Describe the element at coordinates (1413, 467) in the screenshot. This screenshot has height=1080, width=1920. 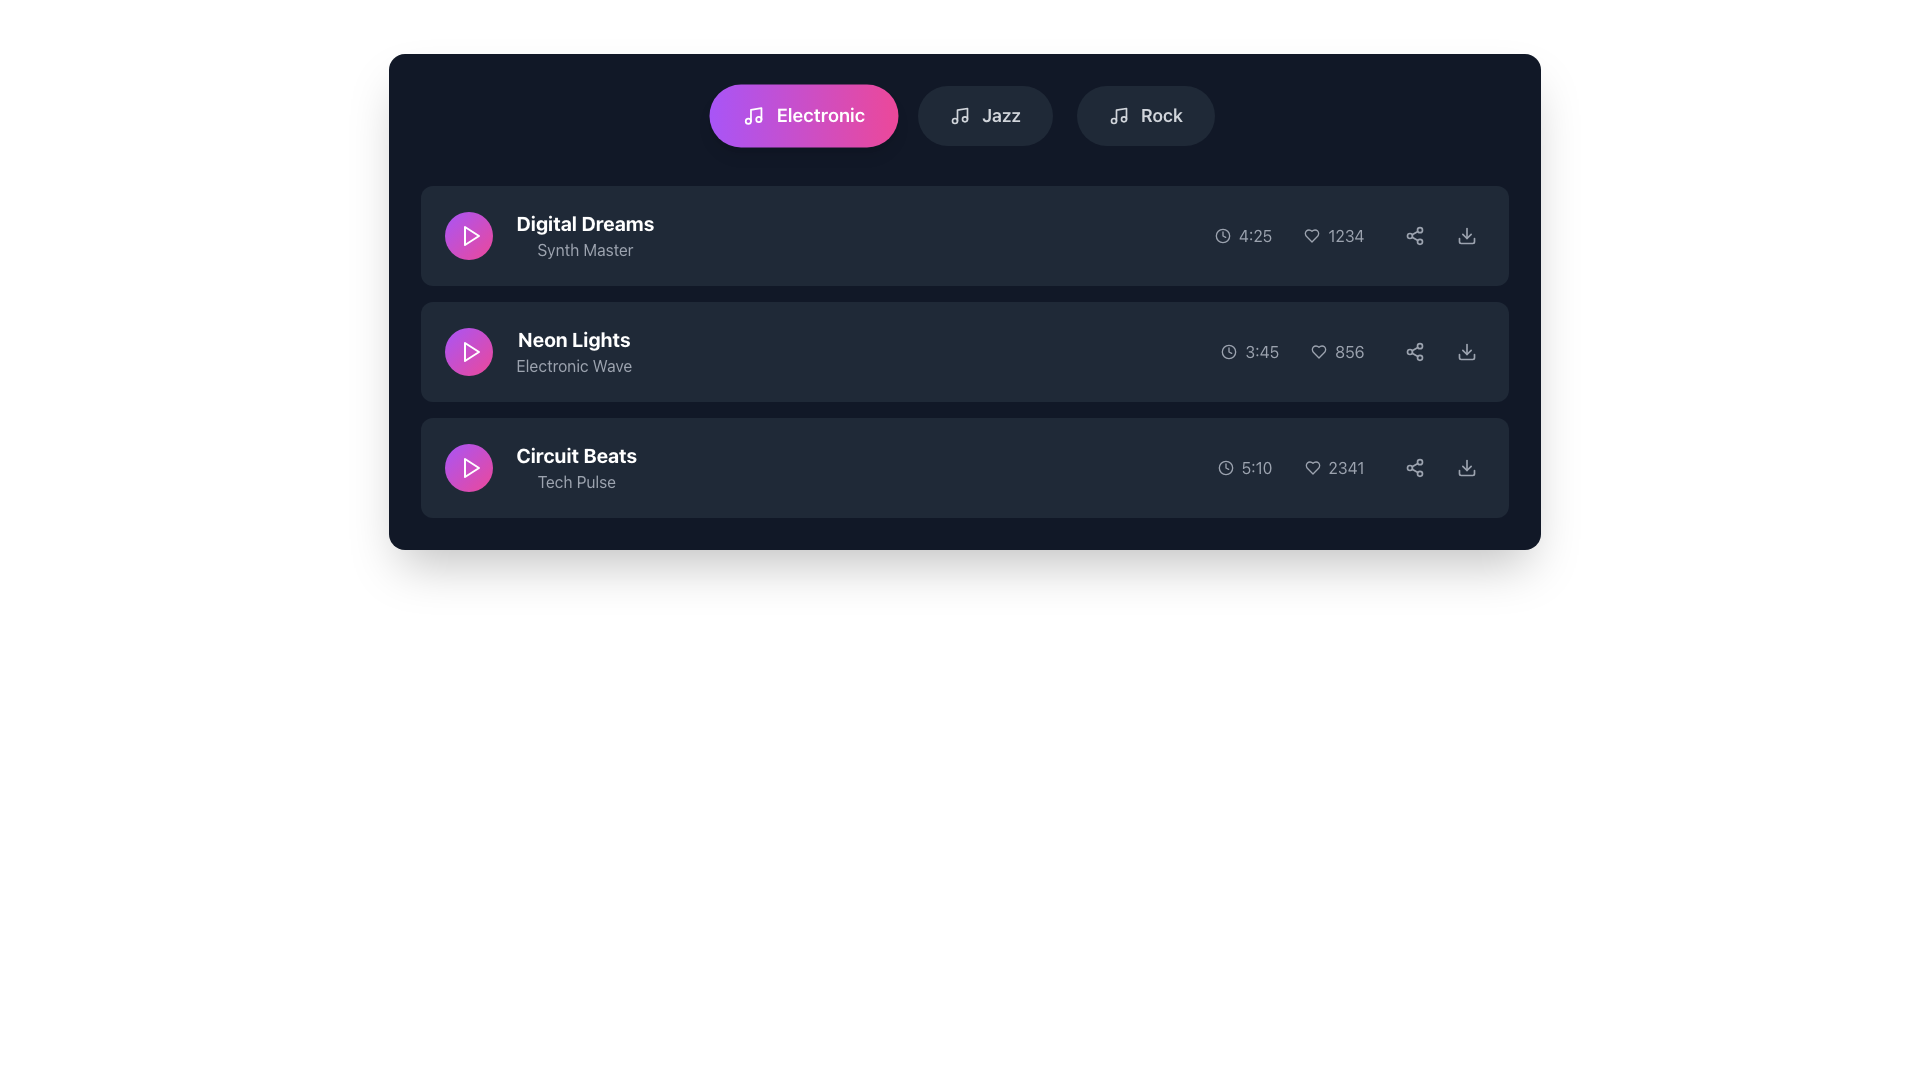
I see `the share icon button located in the third row of the music playlist UI towards the right side` at that location.